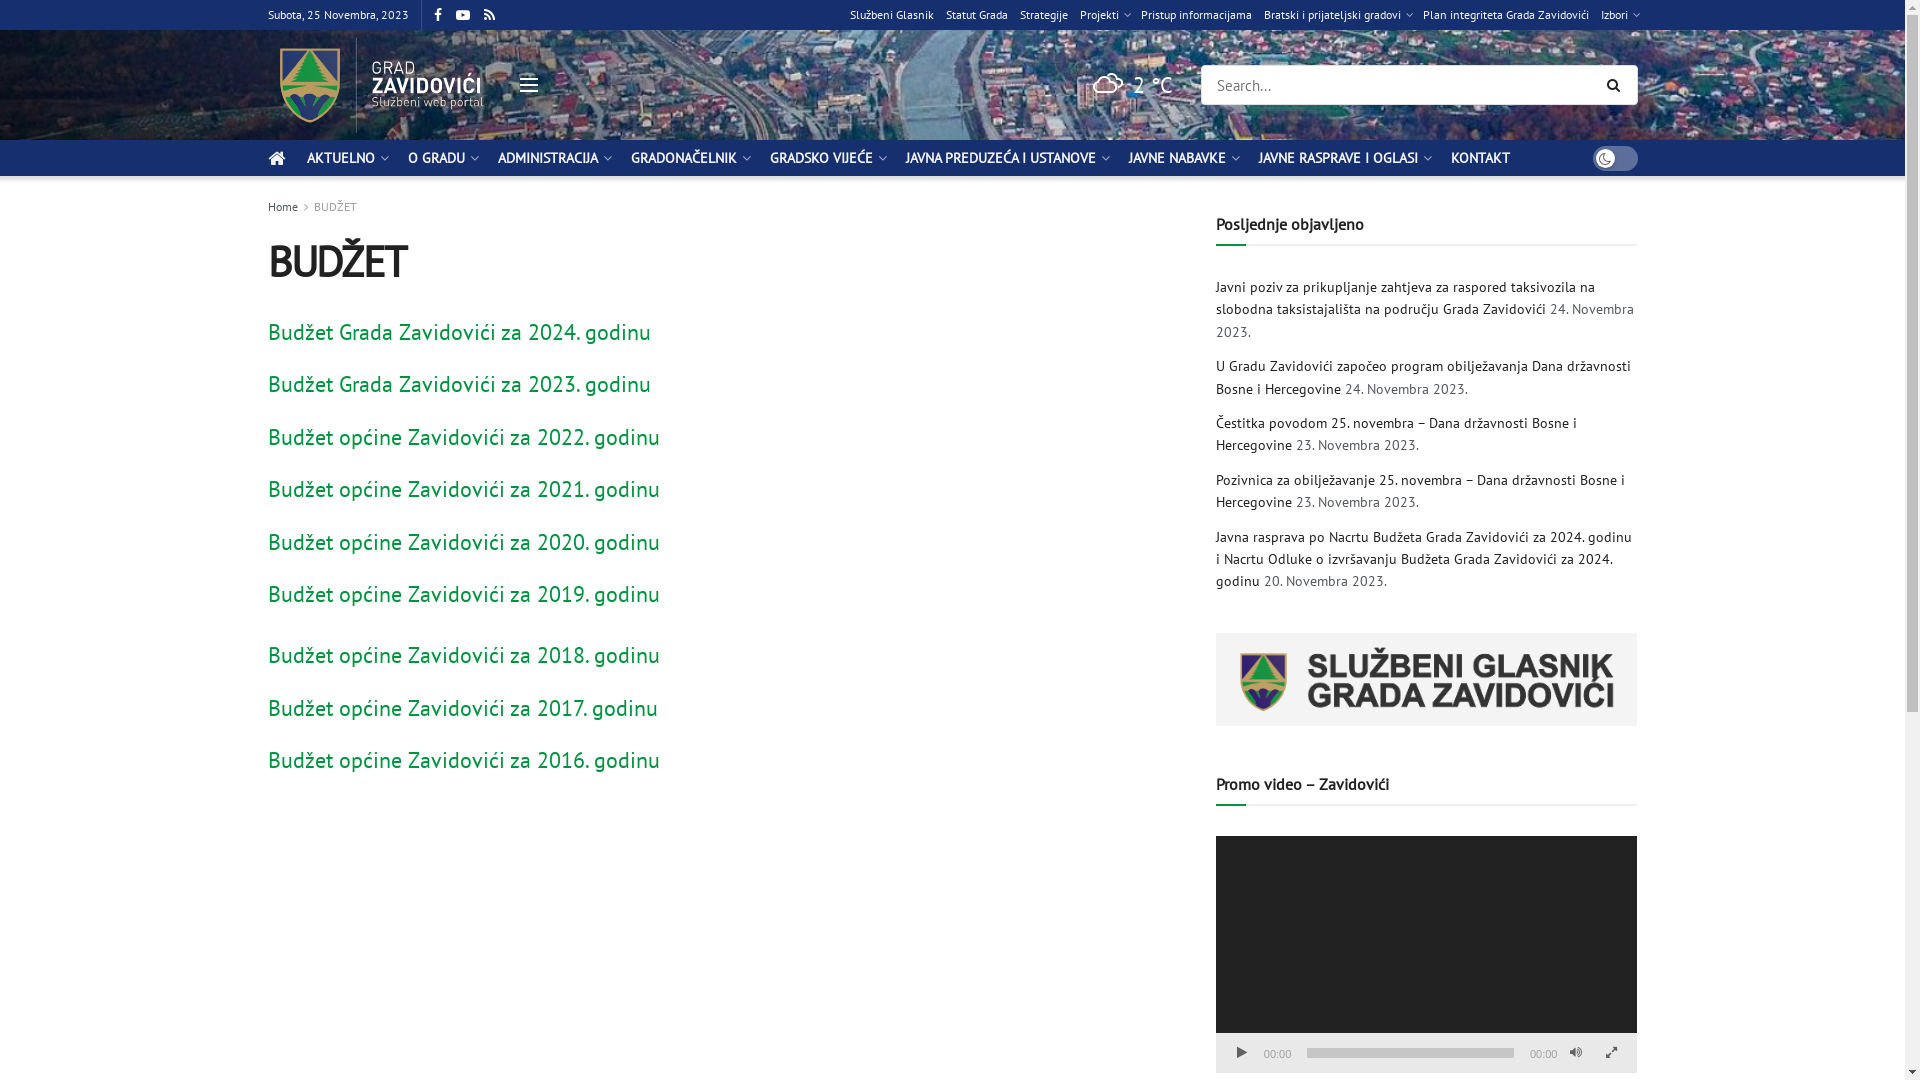  Describe the element at coordinates (345, 157) in the screenshot. I see `'AKTUELNO'` at that location.